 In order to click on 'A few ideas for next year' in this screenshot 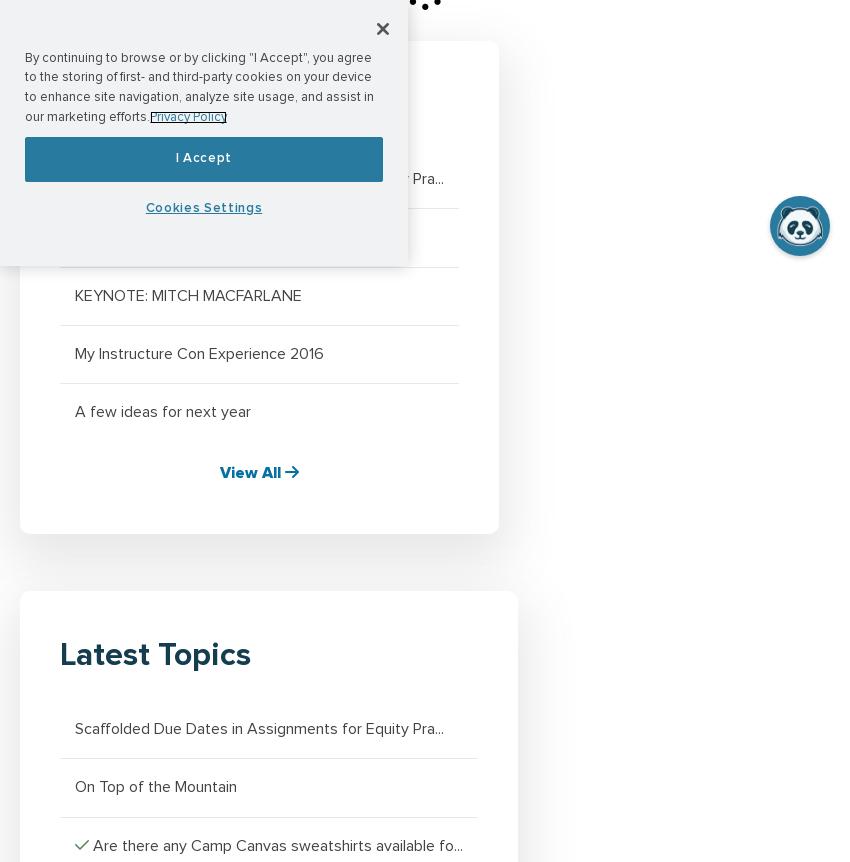, I will do `click(74, 411)`.